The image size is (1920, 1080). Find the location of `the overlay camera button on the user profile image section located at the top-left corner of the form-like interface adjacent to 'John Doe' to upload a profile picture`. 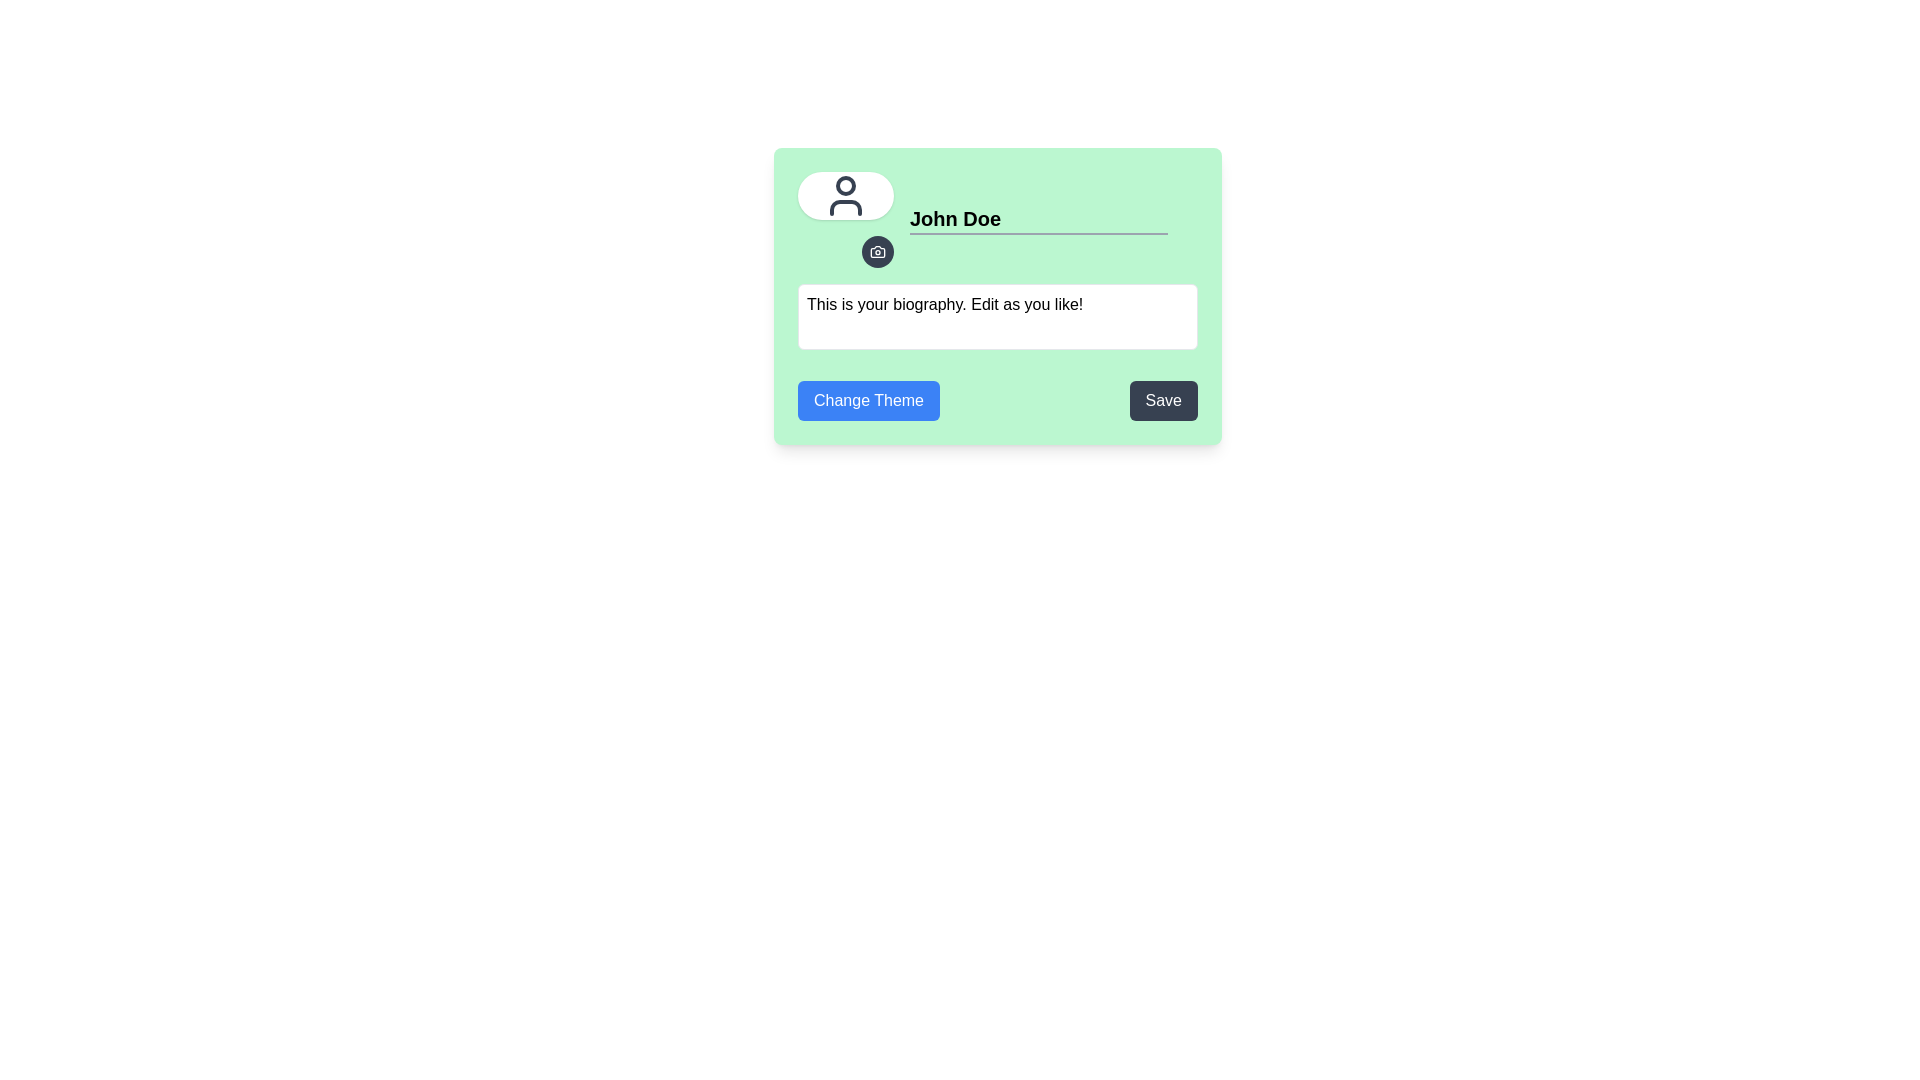

the overlay camera button on the user profile image section located at the top-left corner of the form-like interface adjacent to 'John Doe' to upload a profile picture is located at coordinates (845, 219).